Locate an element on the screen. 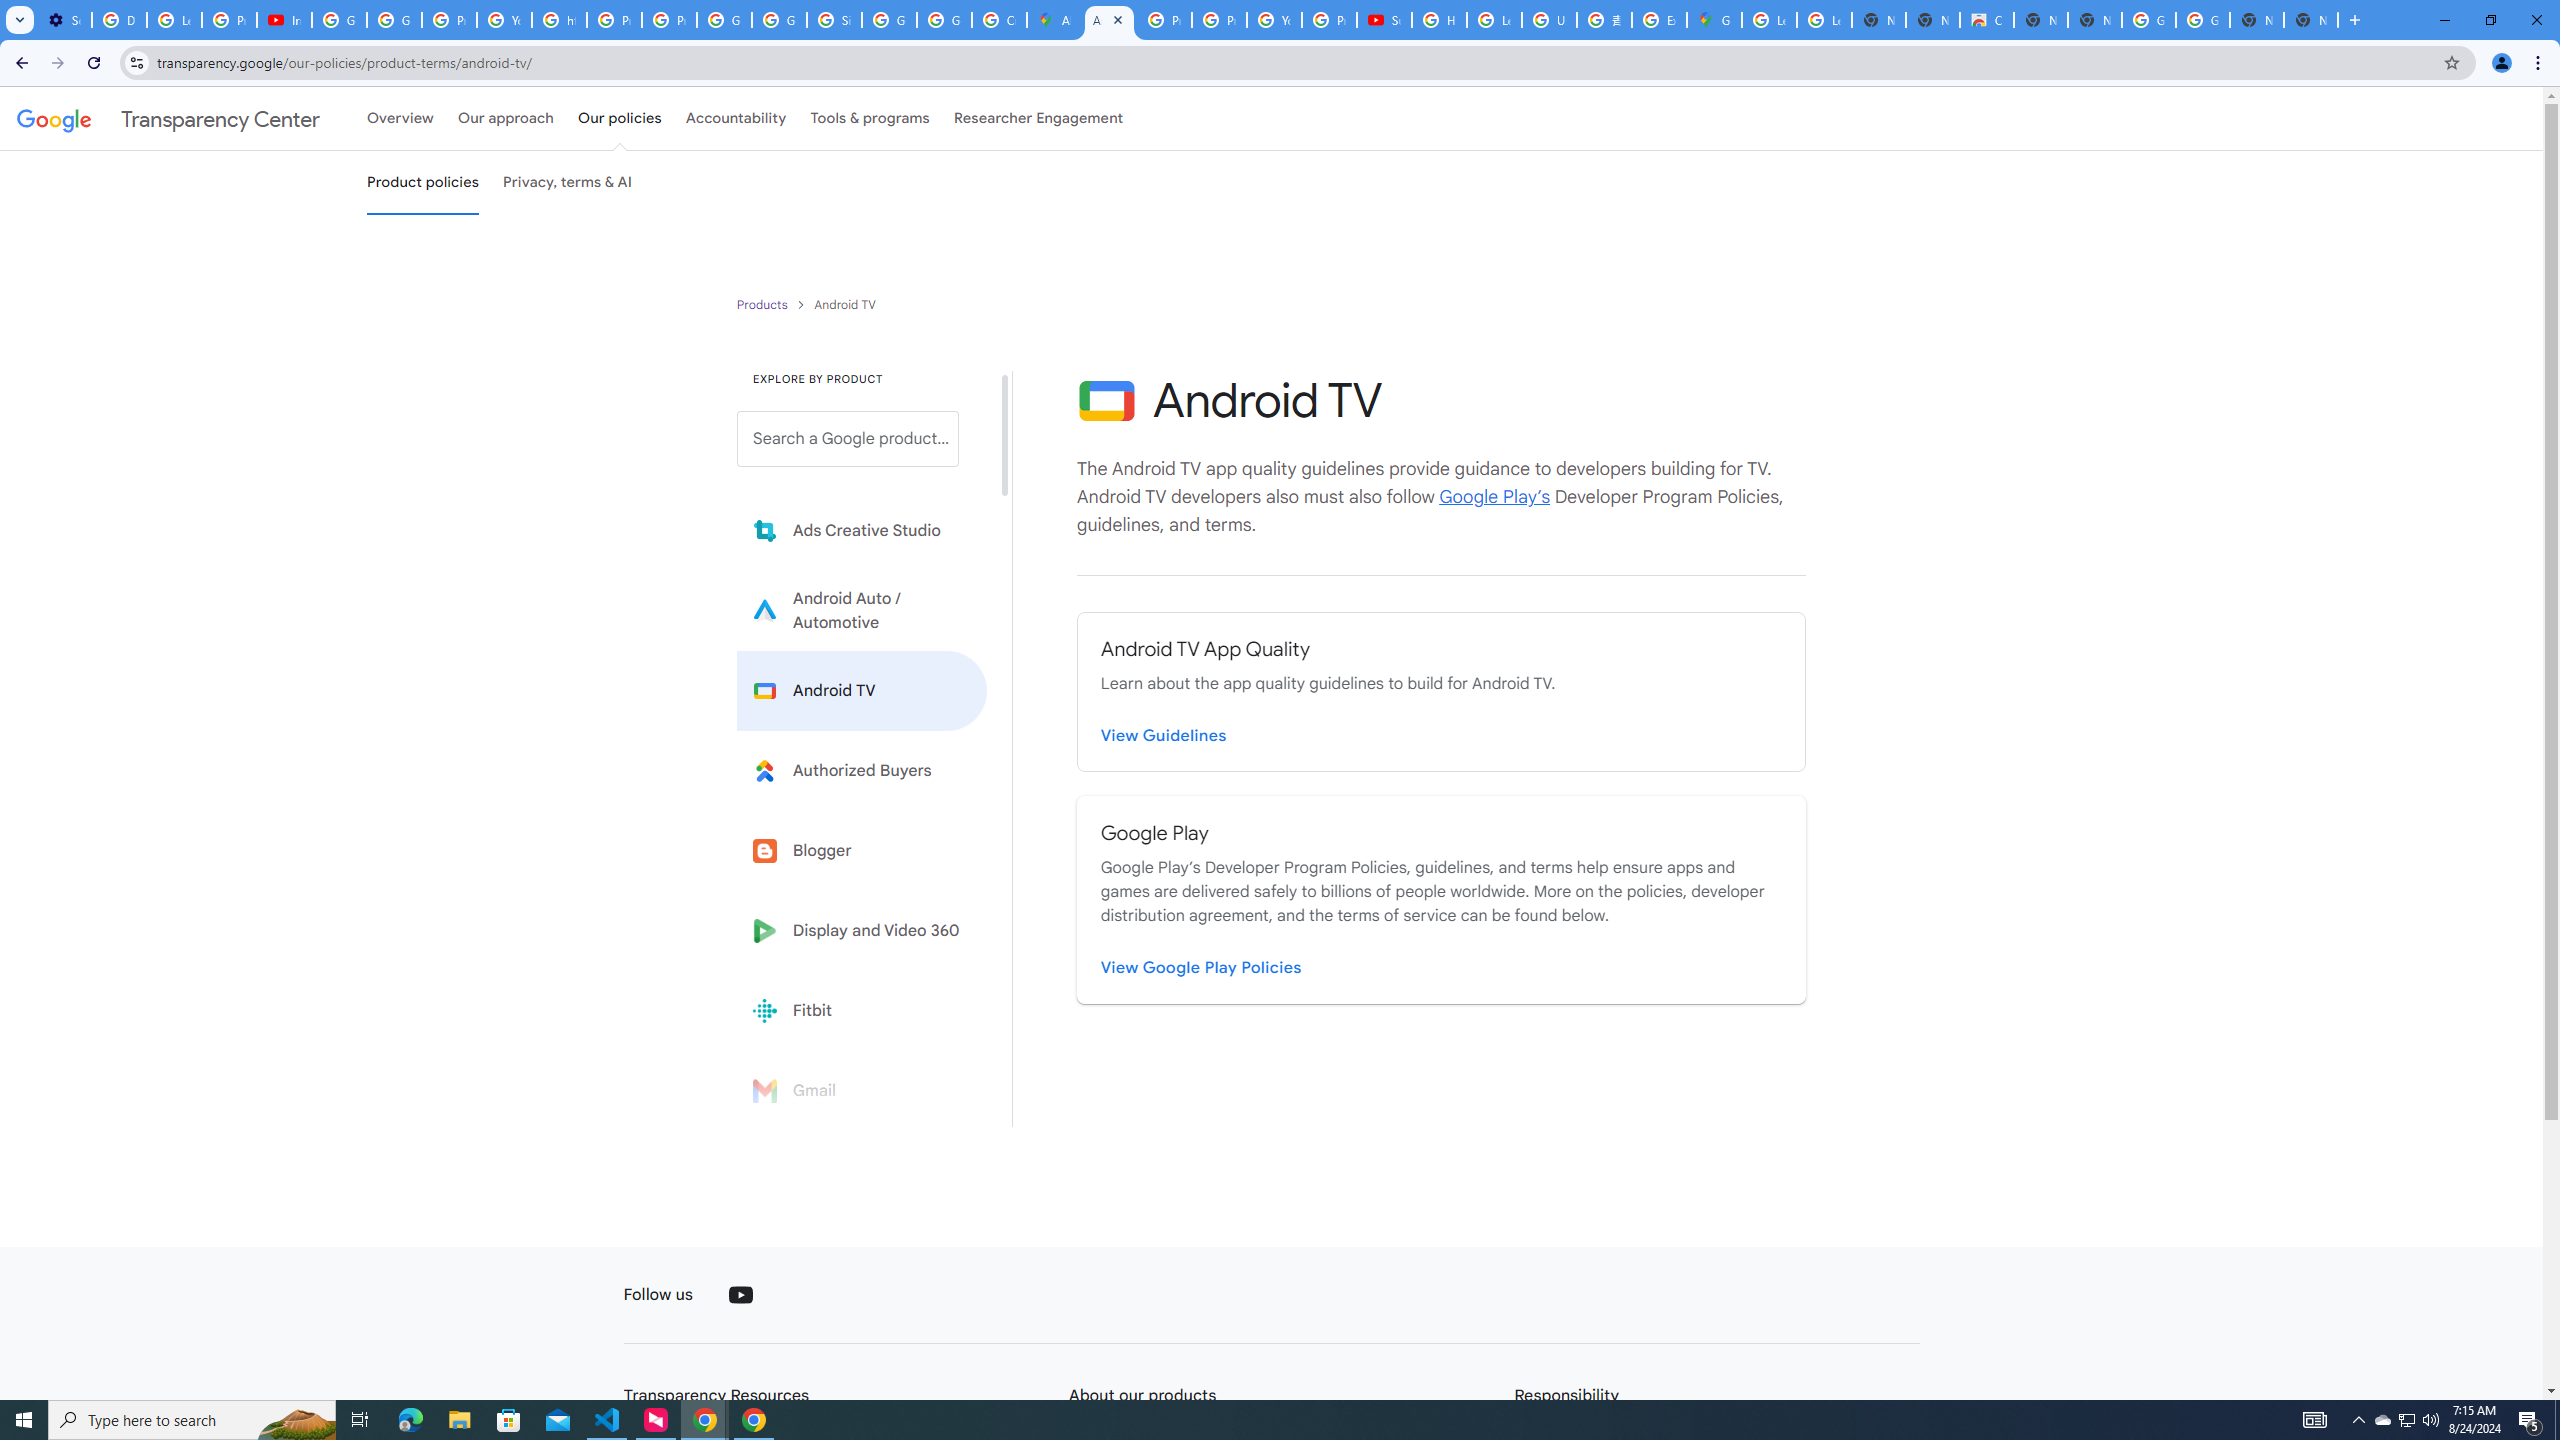 Image resolution: width=2560 pixels, height=1440 pixels. 'Subscriptions - YouTube' is located at coordinates (1383, 19).